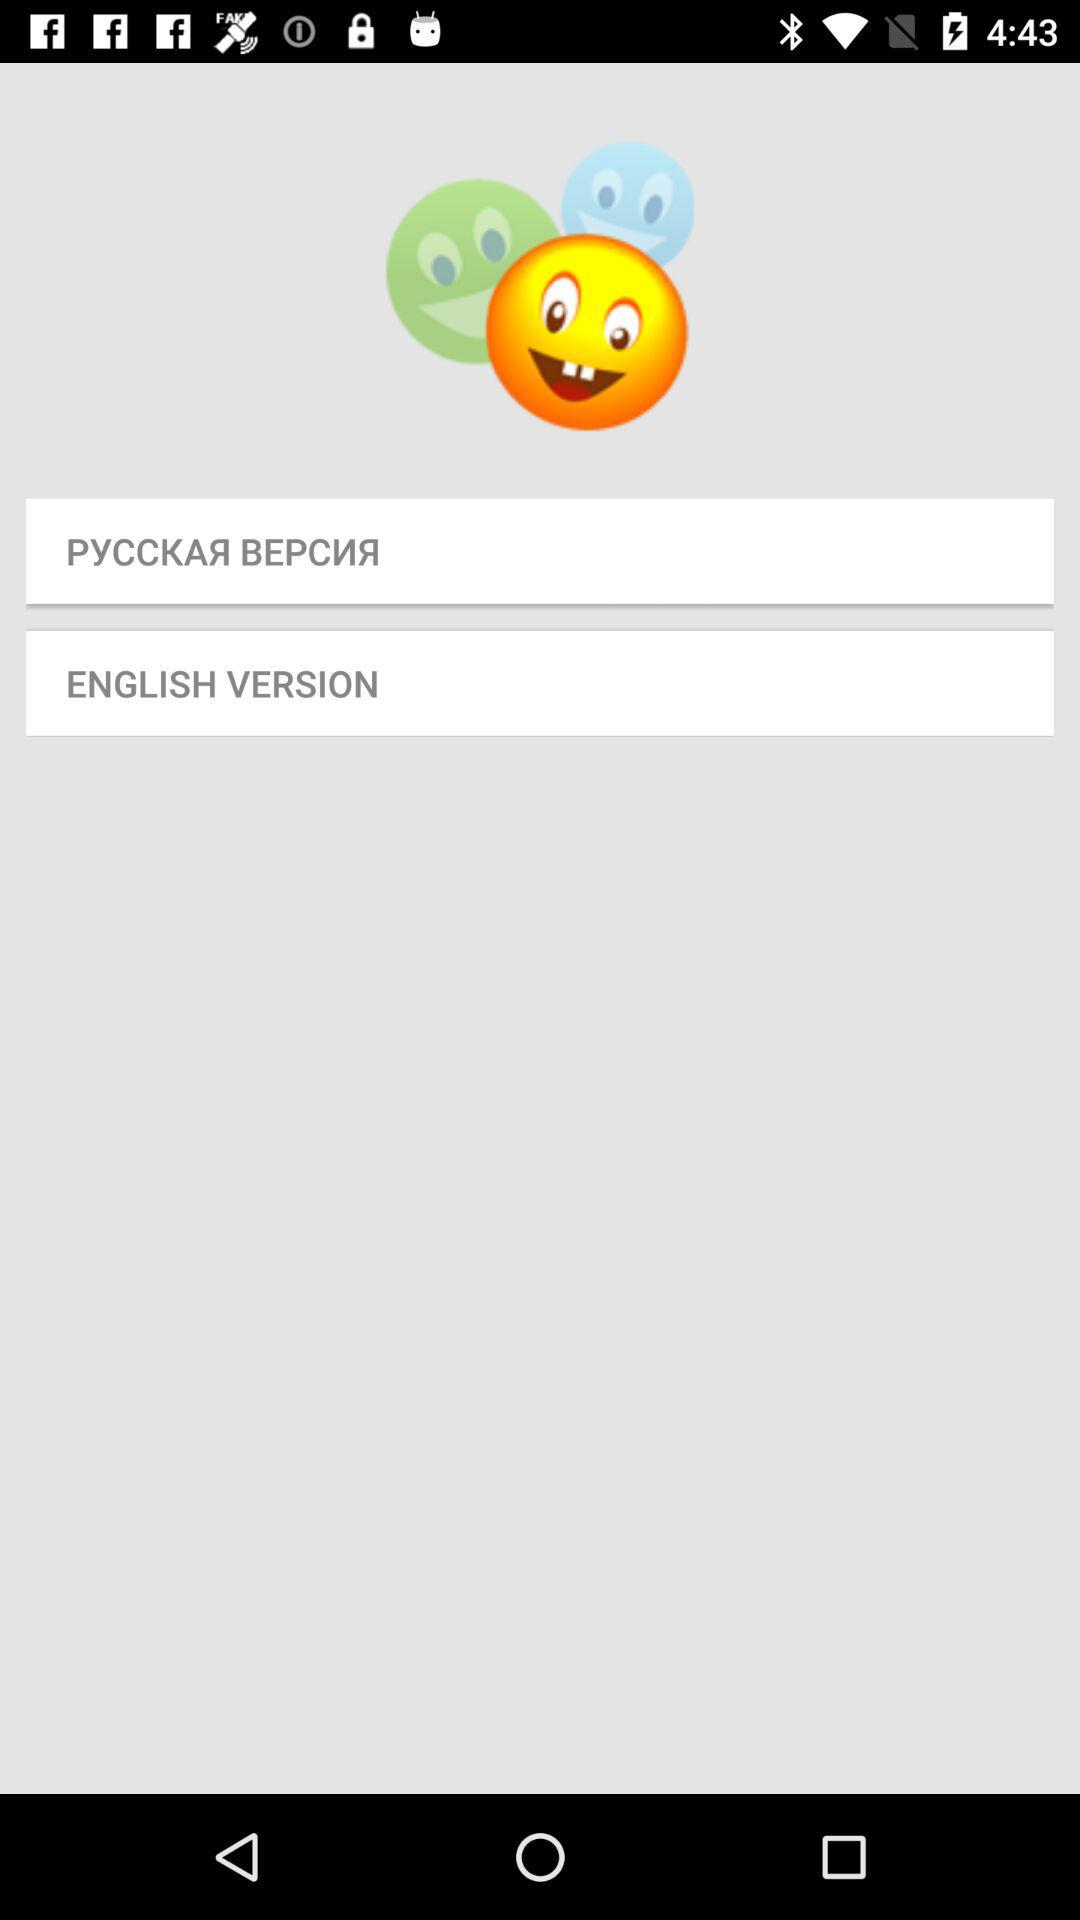 This screenshot has height=1920, width=1080. What do you see at coordinates (540, 683) in the screenshot?
I see `english version button` at bounding box center [540, 683].